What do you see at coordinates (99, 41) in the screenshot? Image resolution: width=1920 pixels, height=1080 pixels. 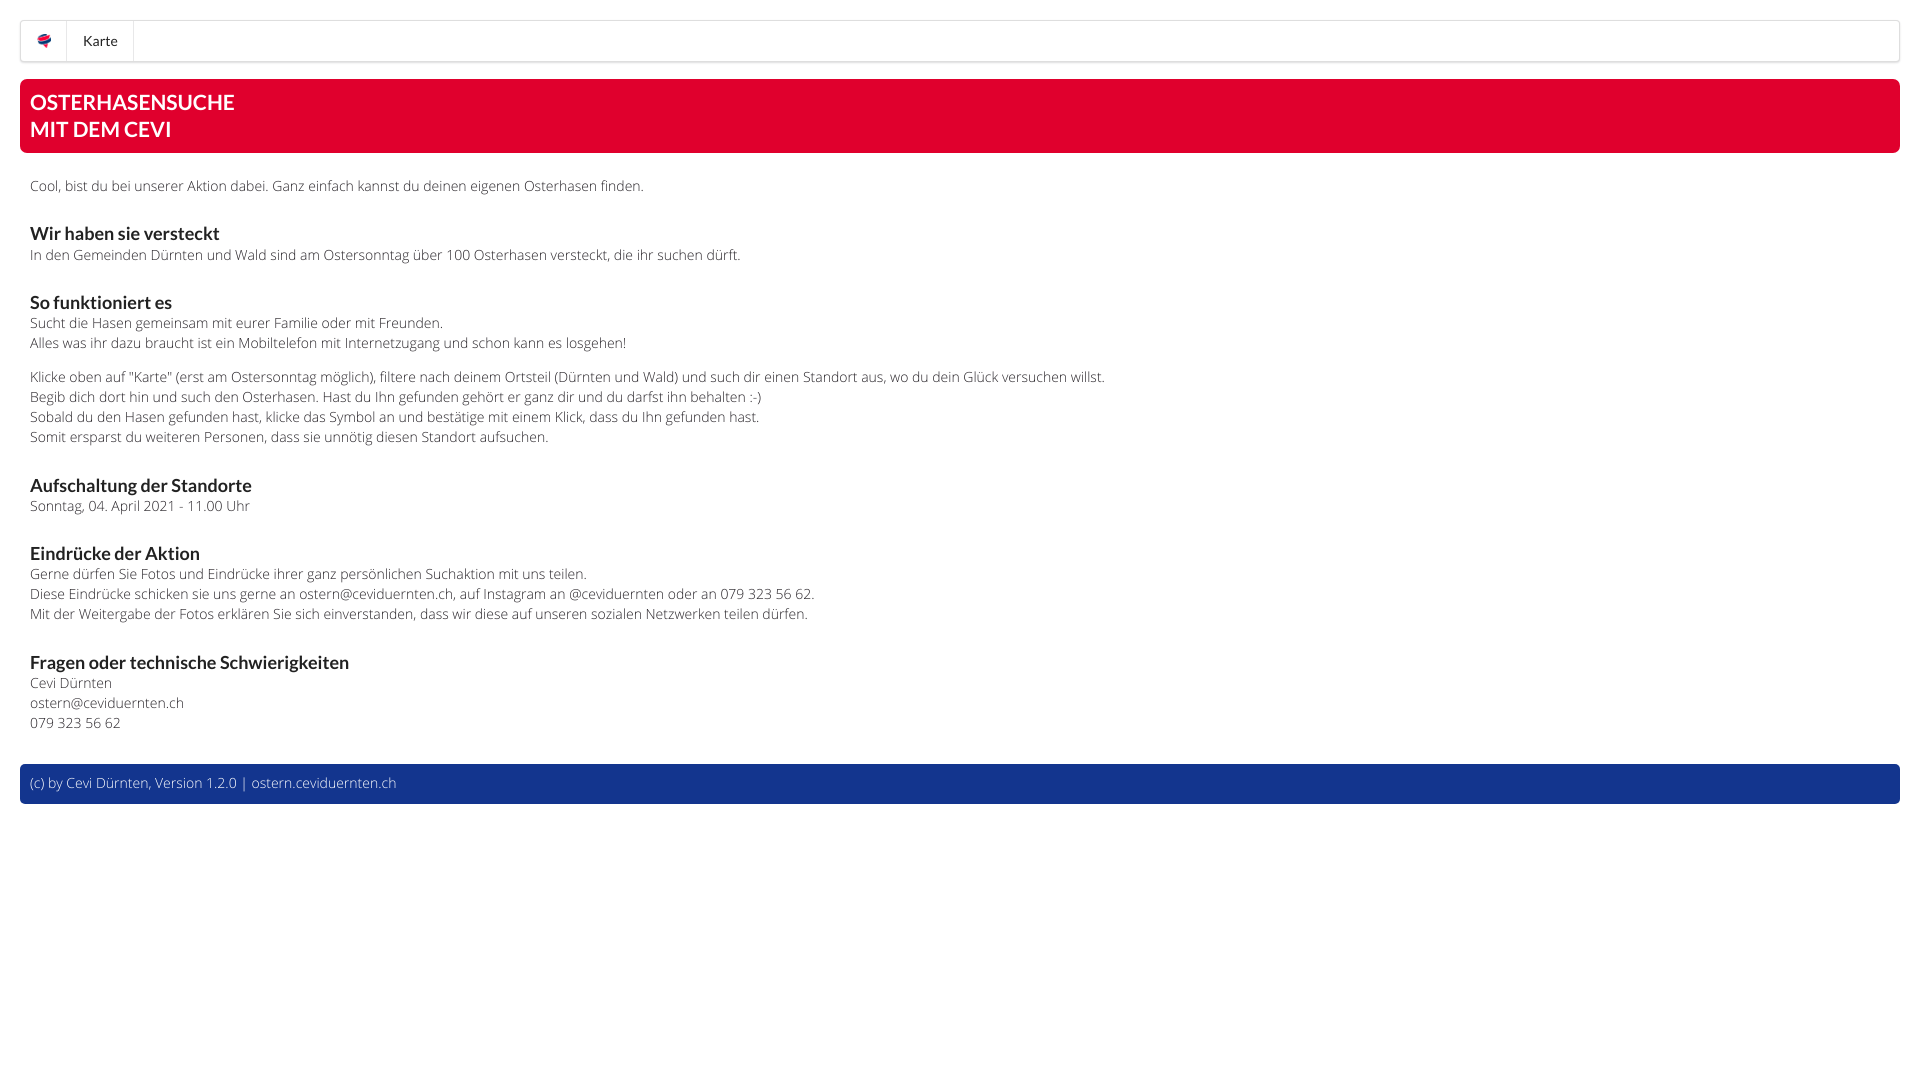 I see `'Karte'` at bounding box center [99, 41].